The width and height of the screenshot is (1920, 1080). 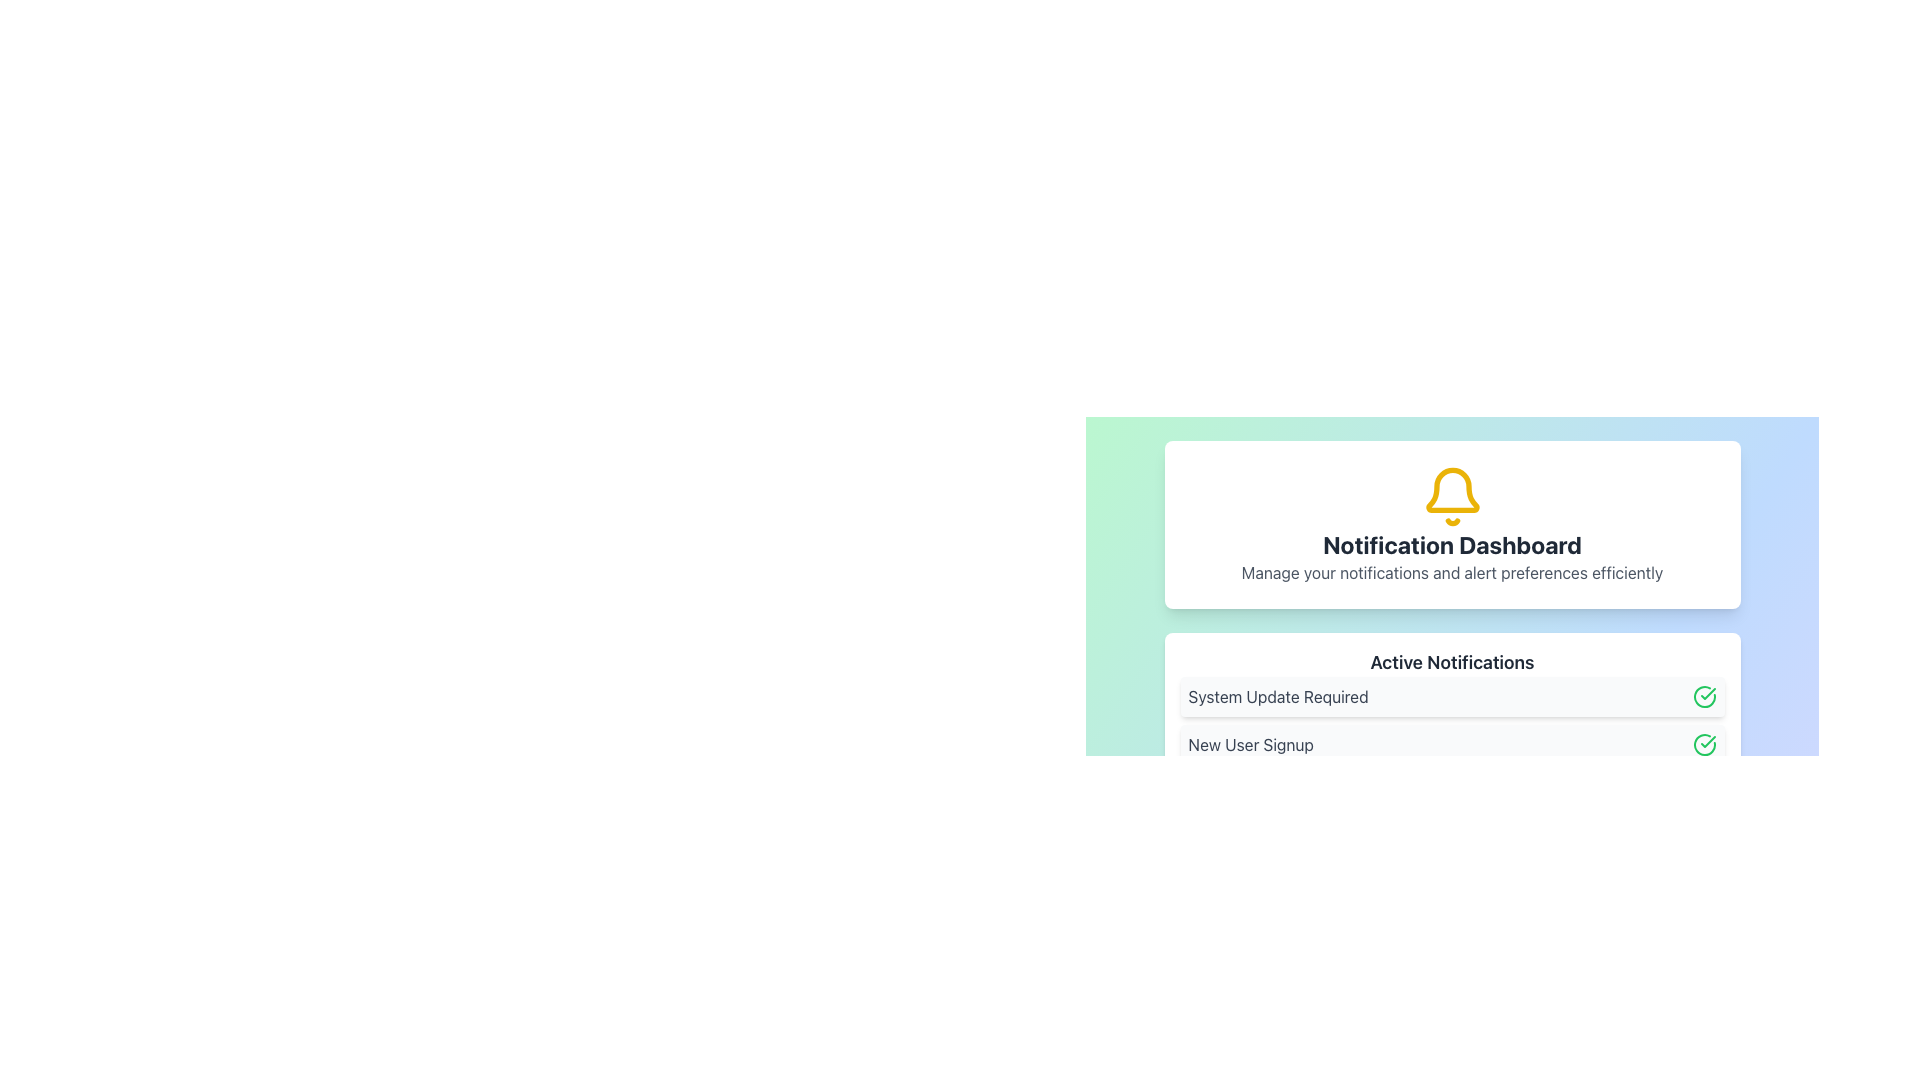 I want to click on the light-themed notification dashboard titled 'Notification Dashboard' which displays a list of notifications including 'System Update Required' and 'New User Signup', so click(x=1452, y=574).